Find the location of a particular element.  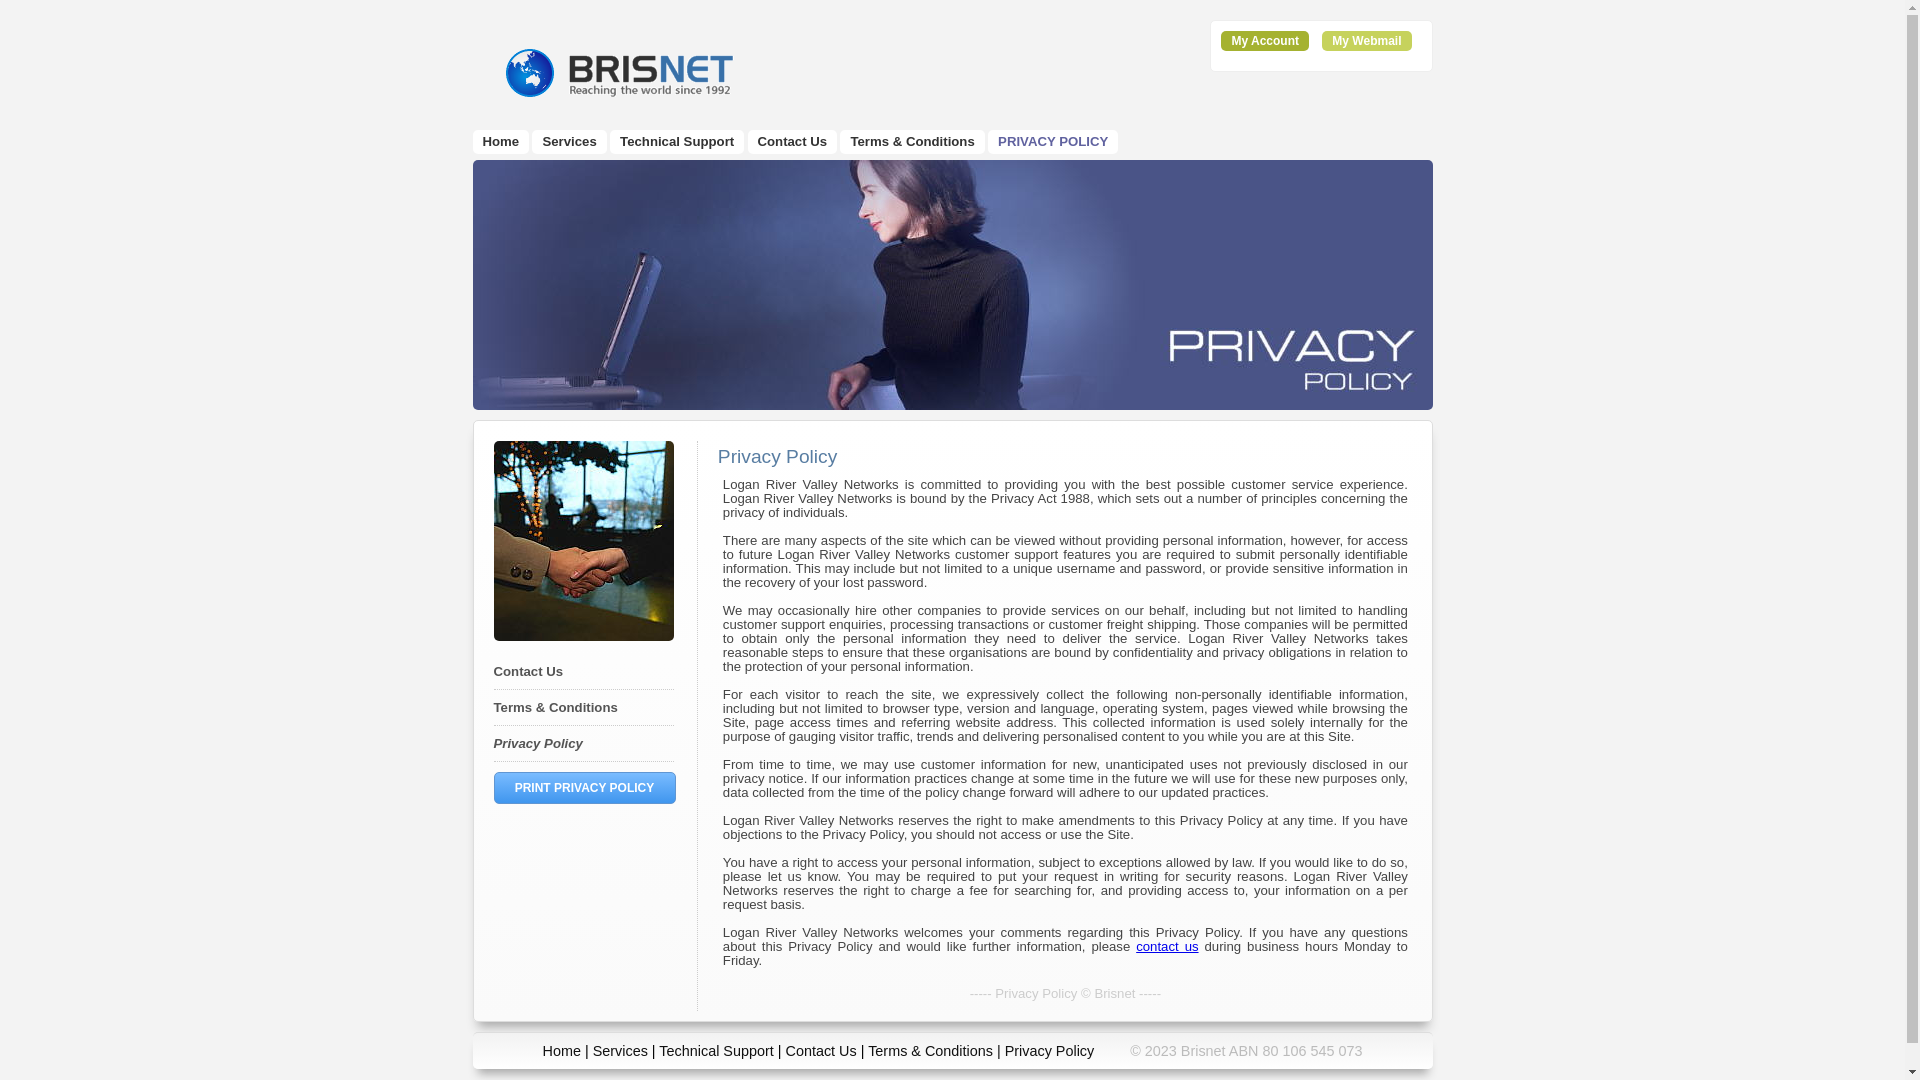

'Brisnet' is located at coordinates (616, 71).